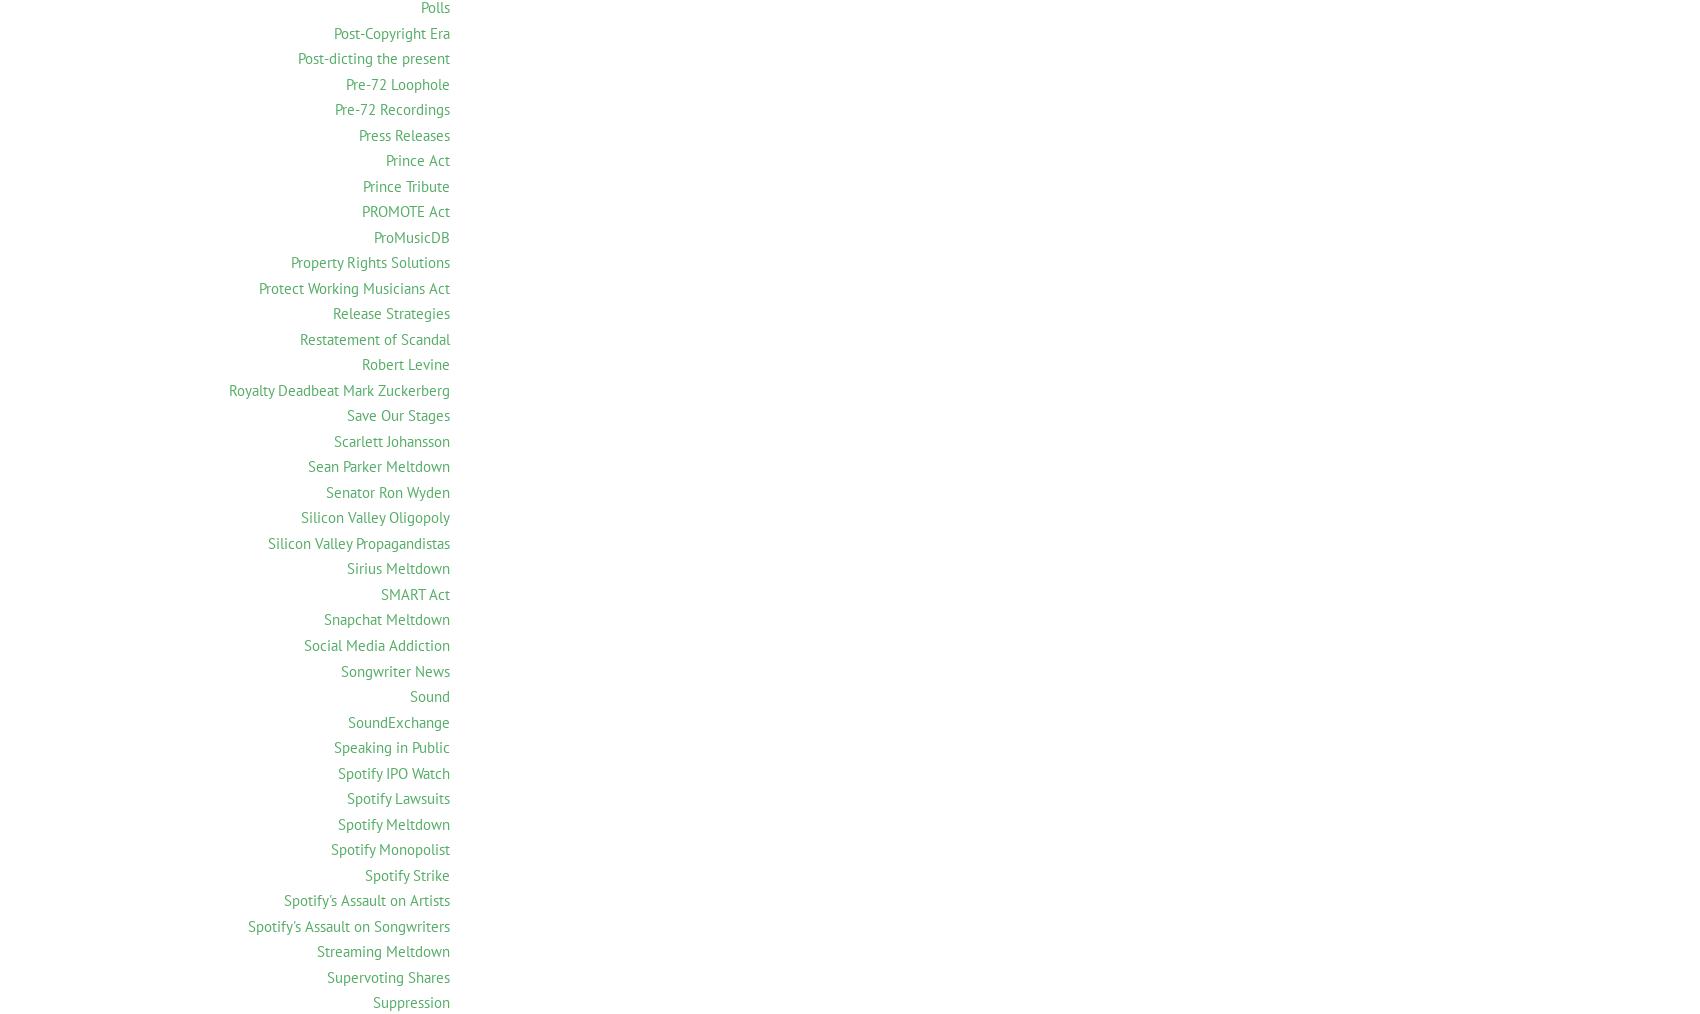 The height and width of the screenshot is (1014, 1700). Describe the element at coordinates (377, 466) in the screenshot. I see `'Sean Parker Meltdown'` at that location.